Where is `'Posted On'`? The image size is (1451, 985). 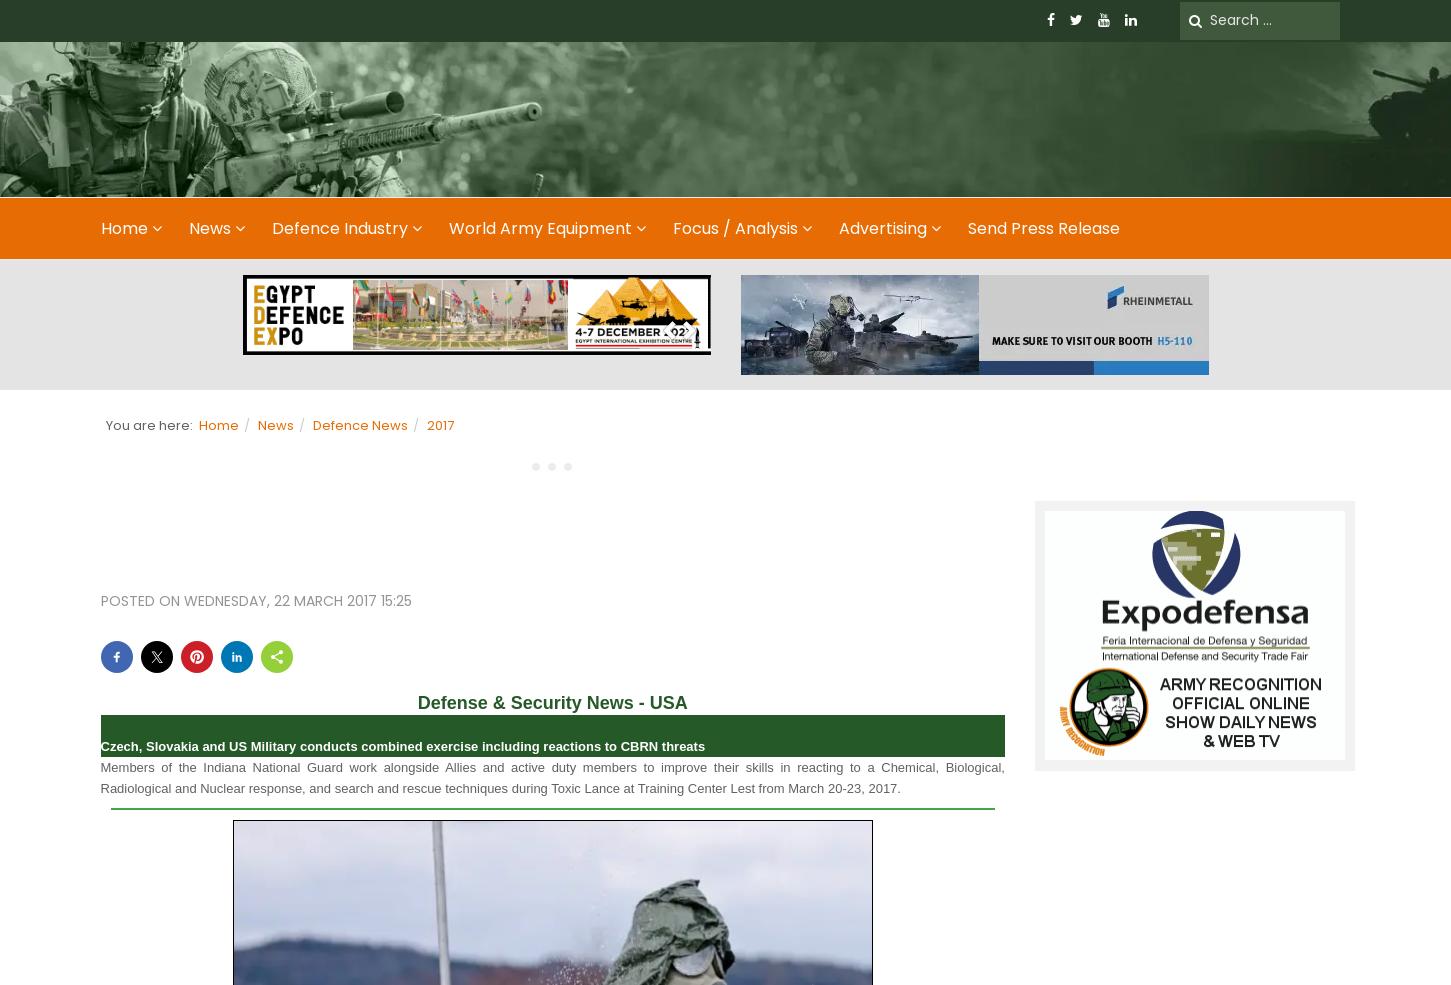 'Posted On' is located at coordinates (141, 598).